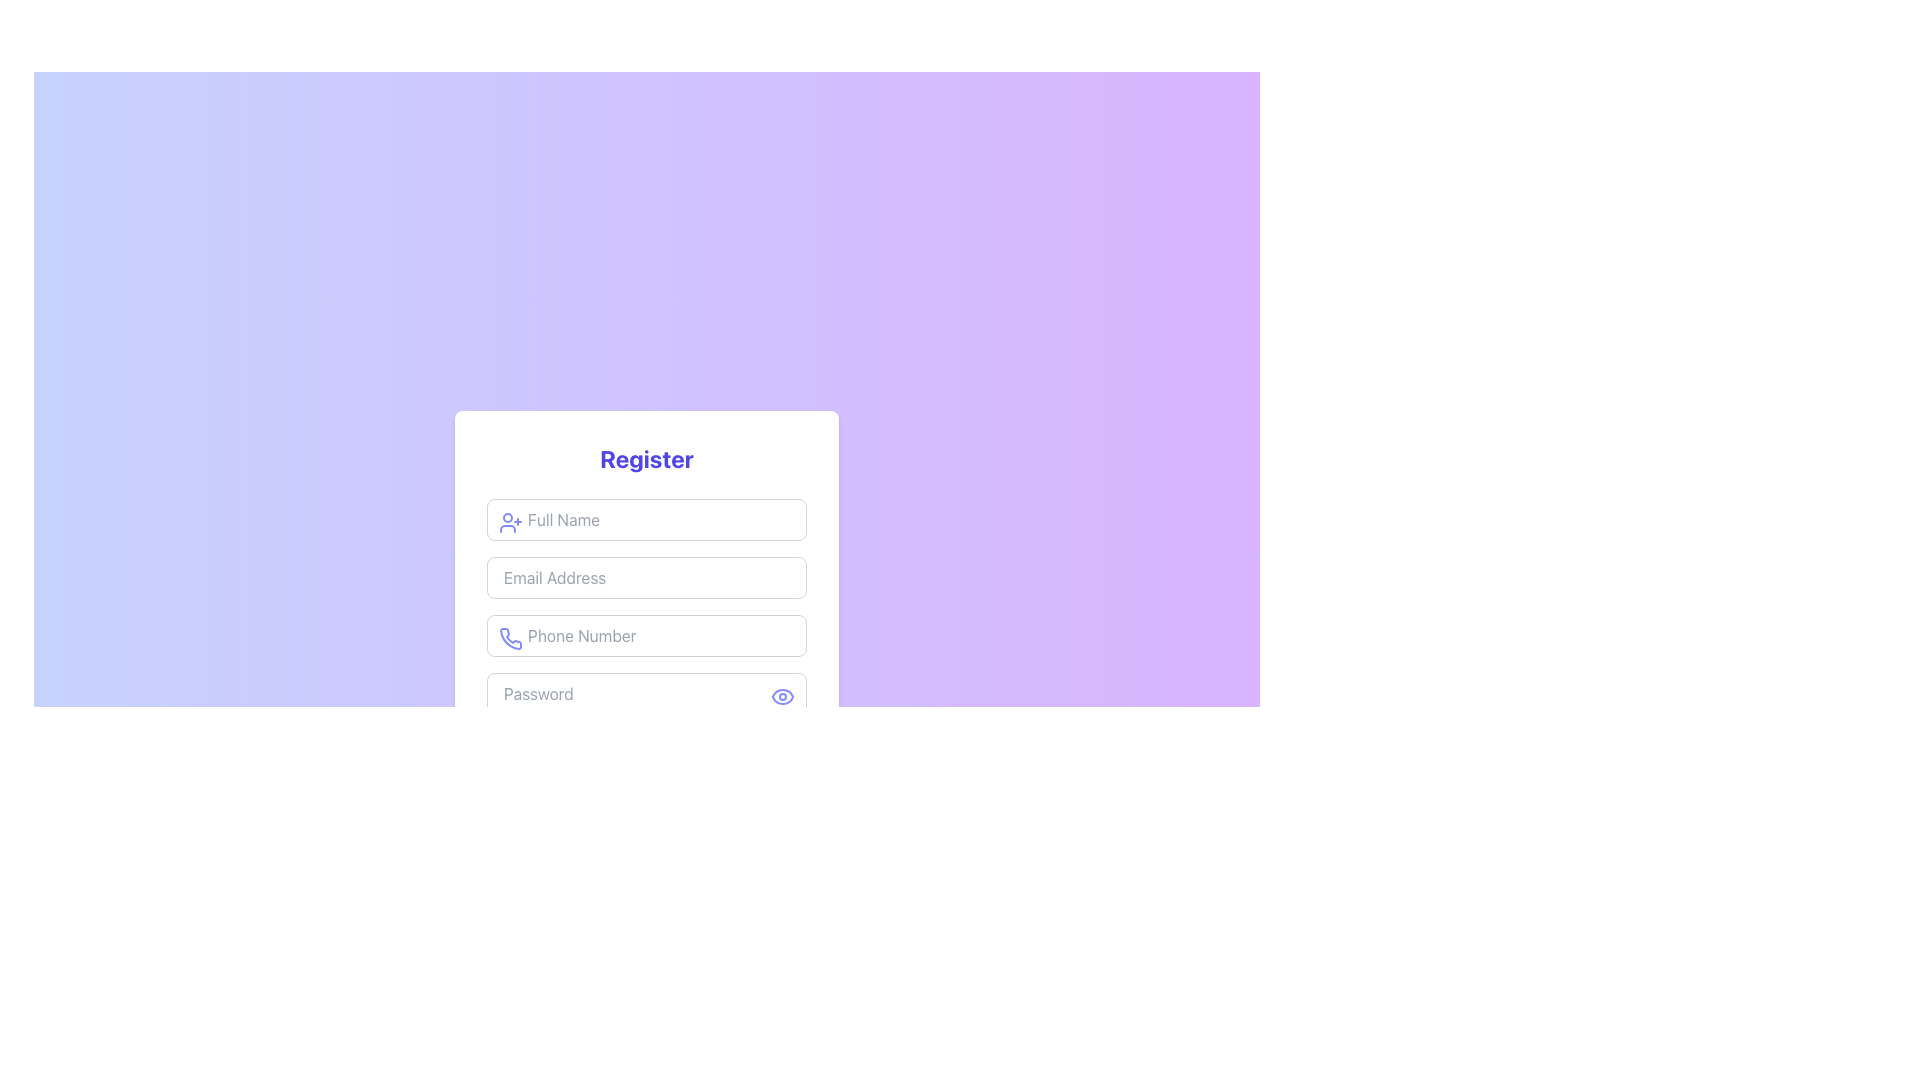 This screenshot has height=1080, width=1920. I want to click on the phone icon, which is a decorative indicator located inside the 'Phone Number' input field on the center-left side of the field, so click(511, 639).